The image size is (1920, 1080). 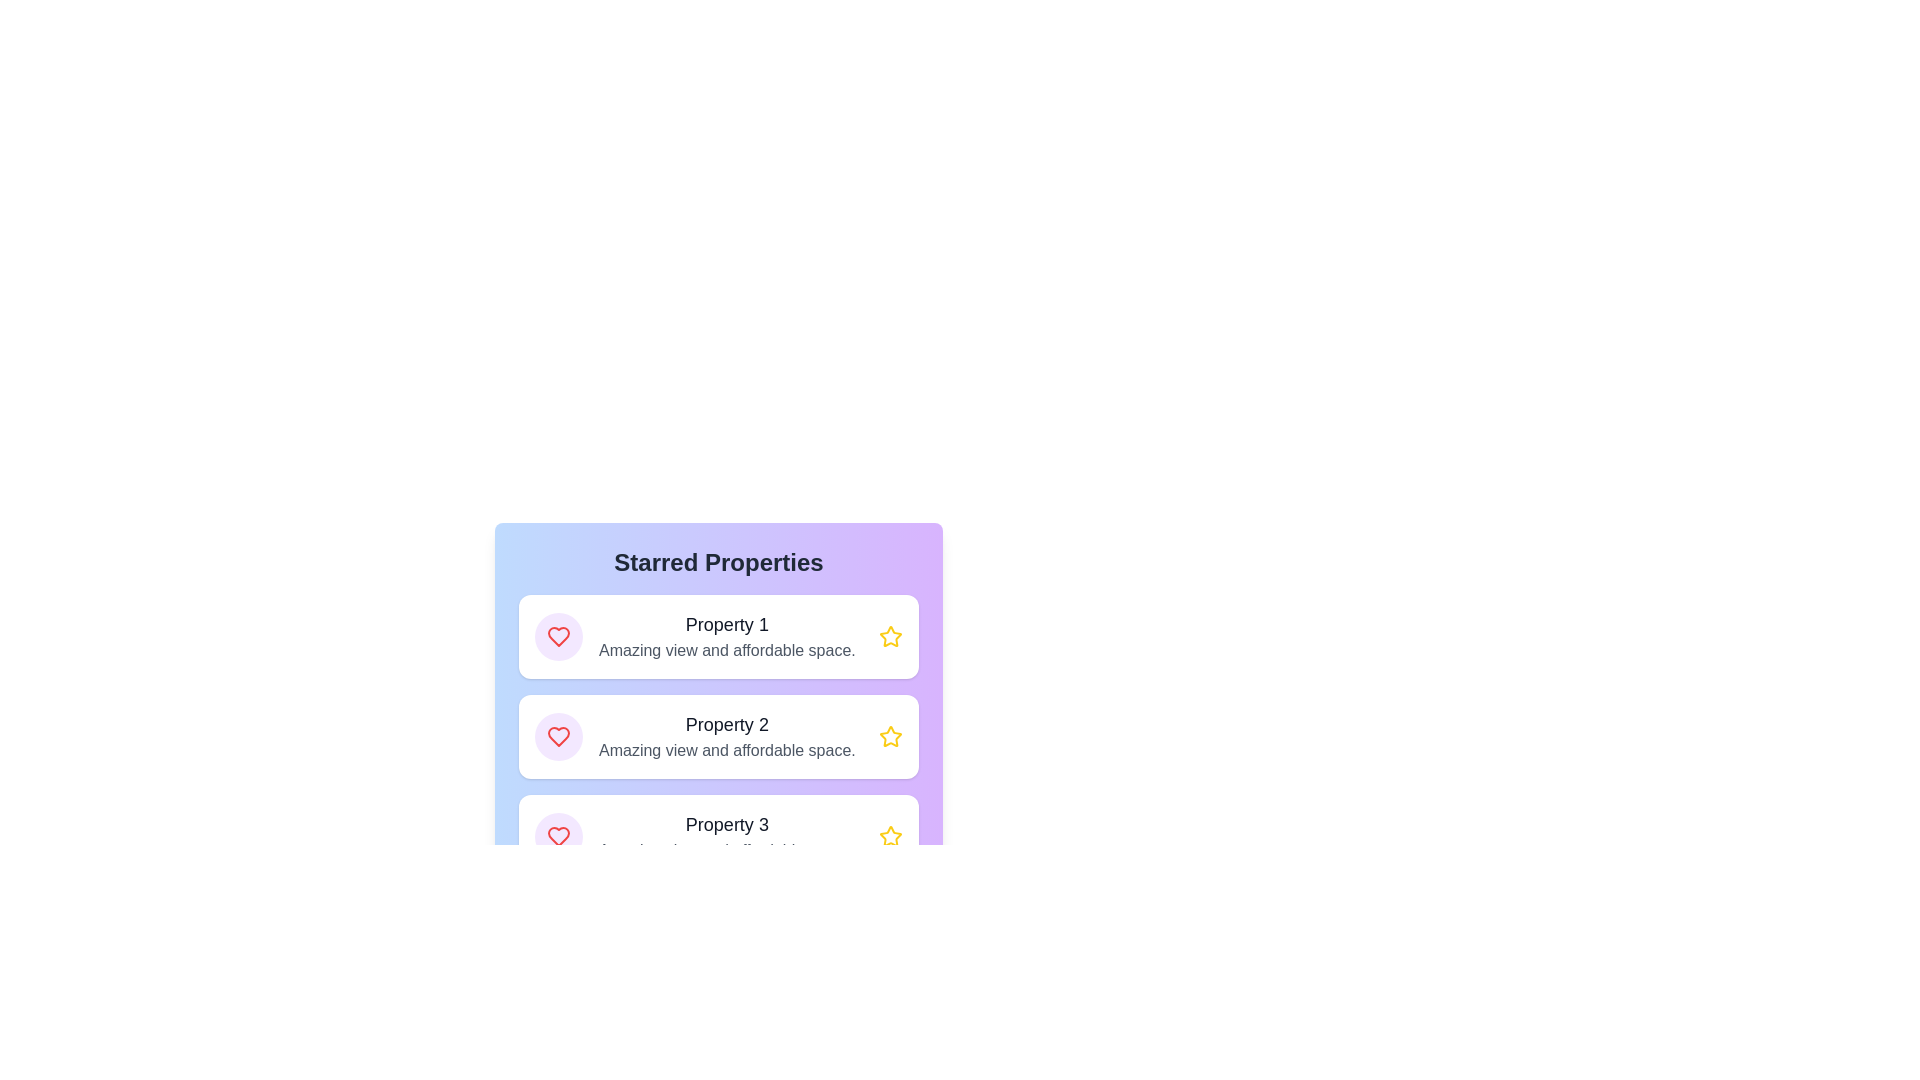 What do you see at coordinates (726, 736) in the screenshot?
I see `the text display that shows 'Property 2' with the descriptive text 'Amazing view and affordable space.' by moving the mouse to its center` at bounding box center [726, 736].